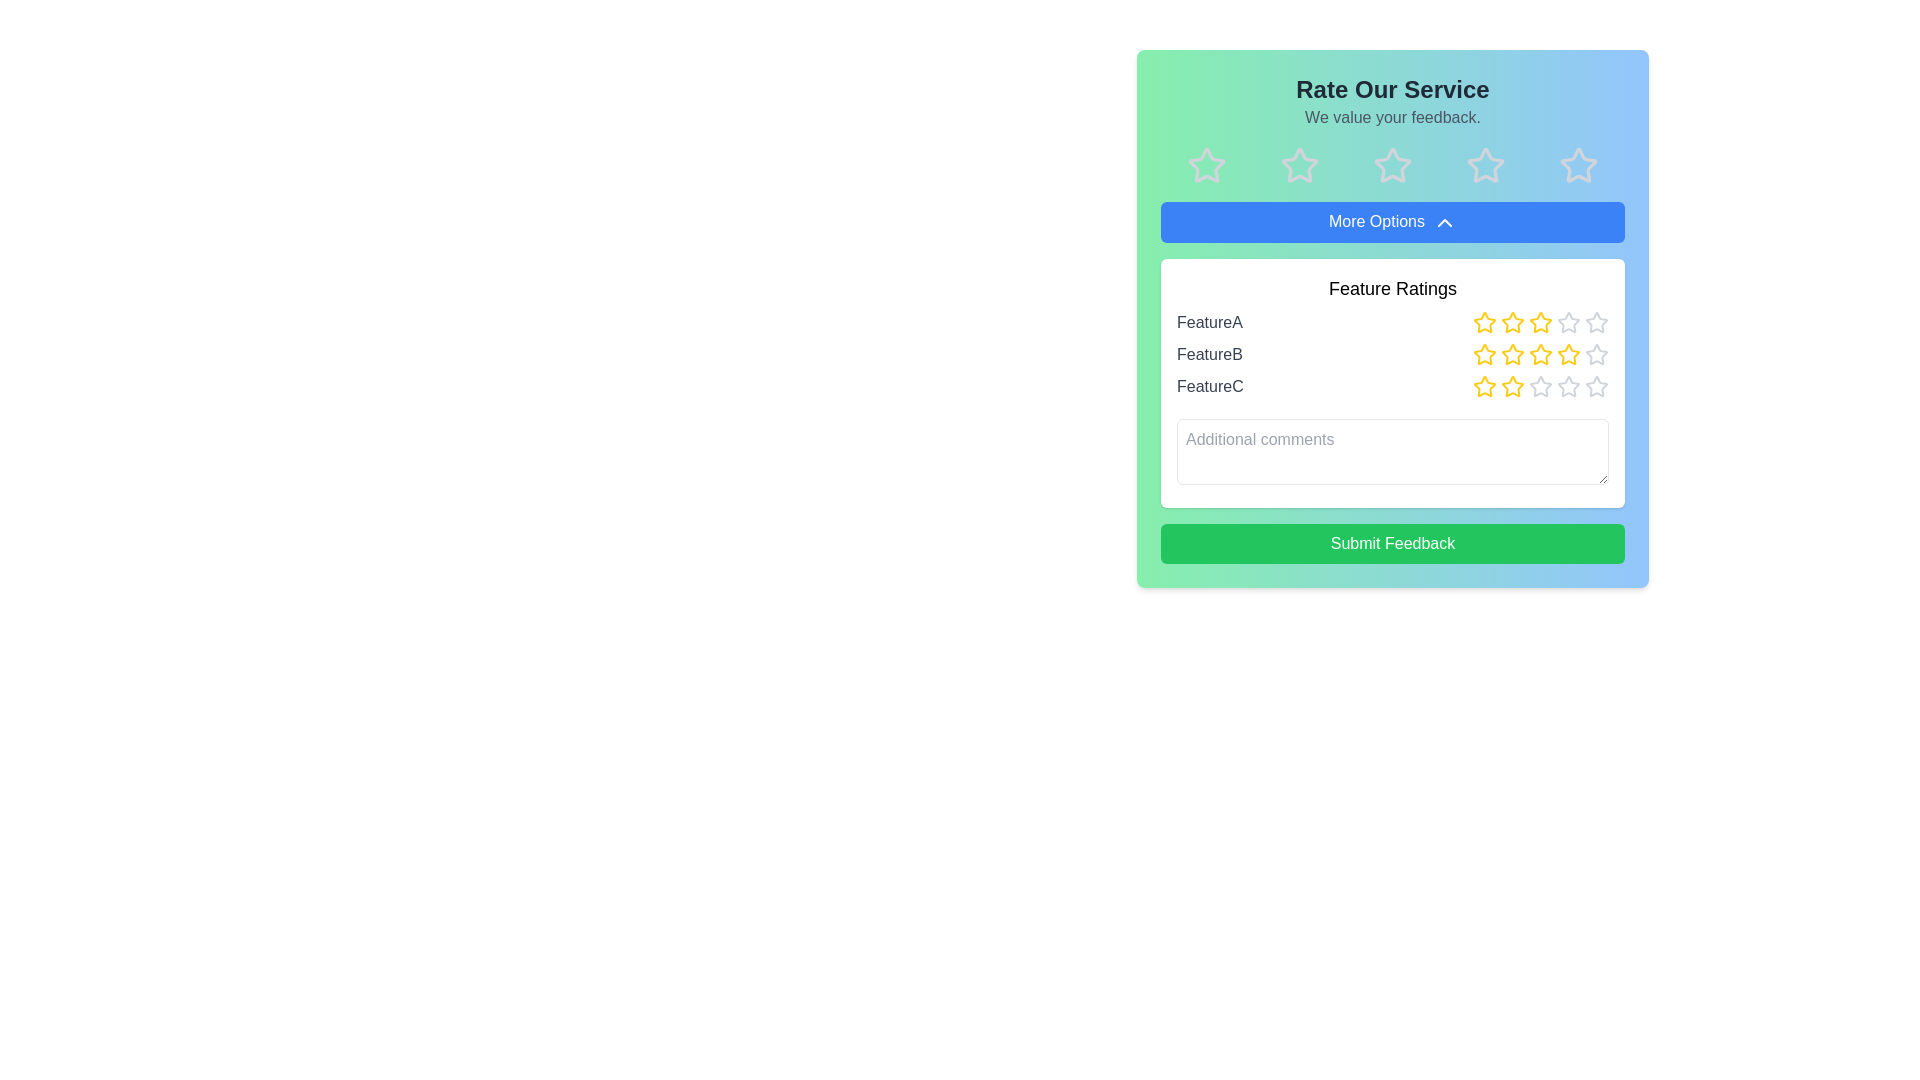 Image resolution: width=1920 pixels, height=1080 pixels. What do you see at coordinates (1596, 385) in the screenshot?
I see `the fifth star rating button for 'FeatureC' in the feedback interface` at bounding box center [1596, 385].